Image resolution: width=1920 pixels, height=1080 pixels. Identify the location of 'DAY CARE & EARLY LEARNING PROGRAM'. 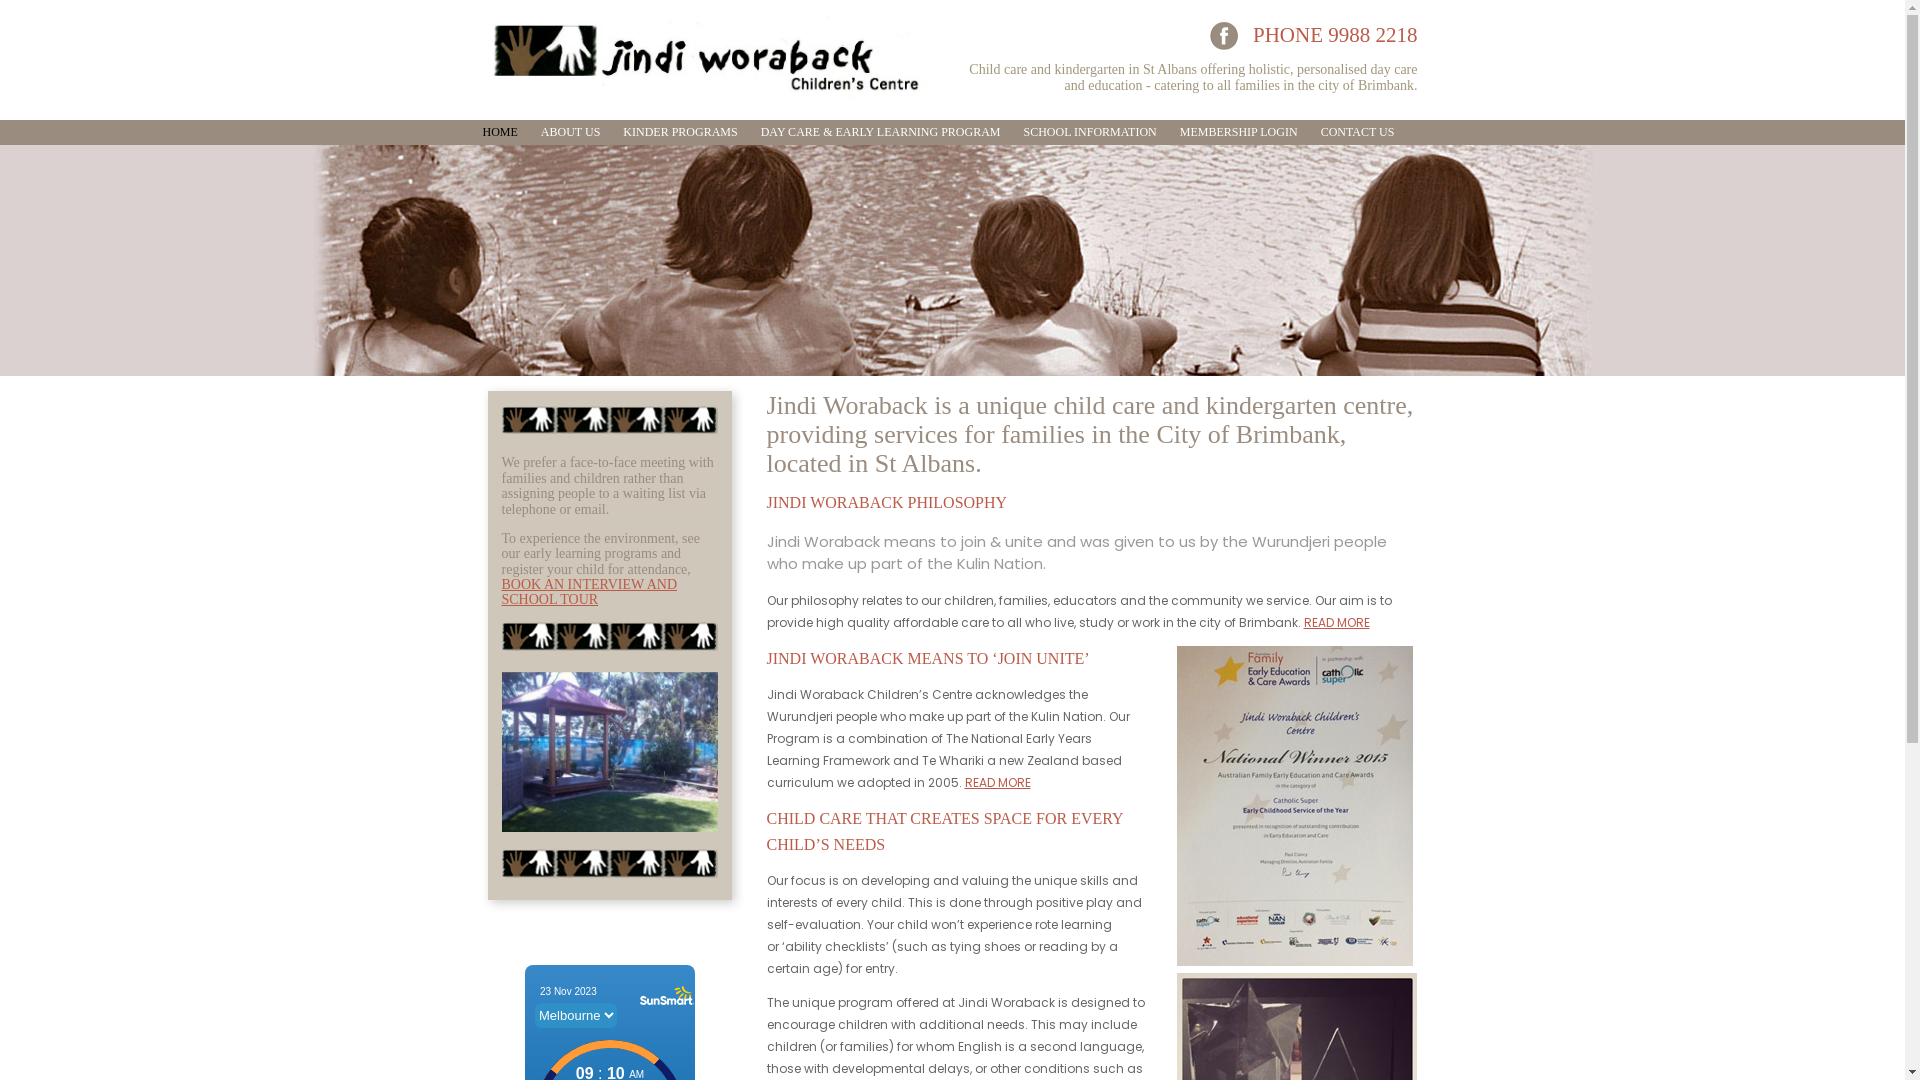
(880, 132).